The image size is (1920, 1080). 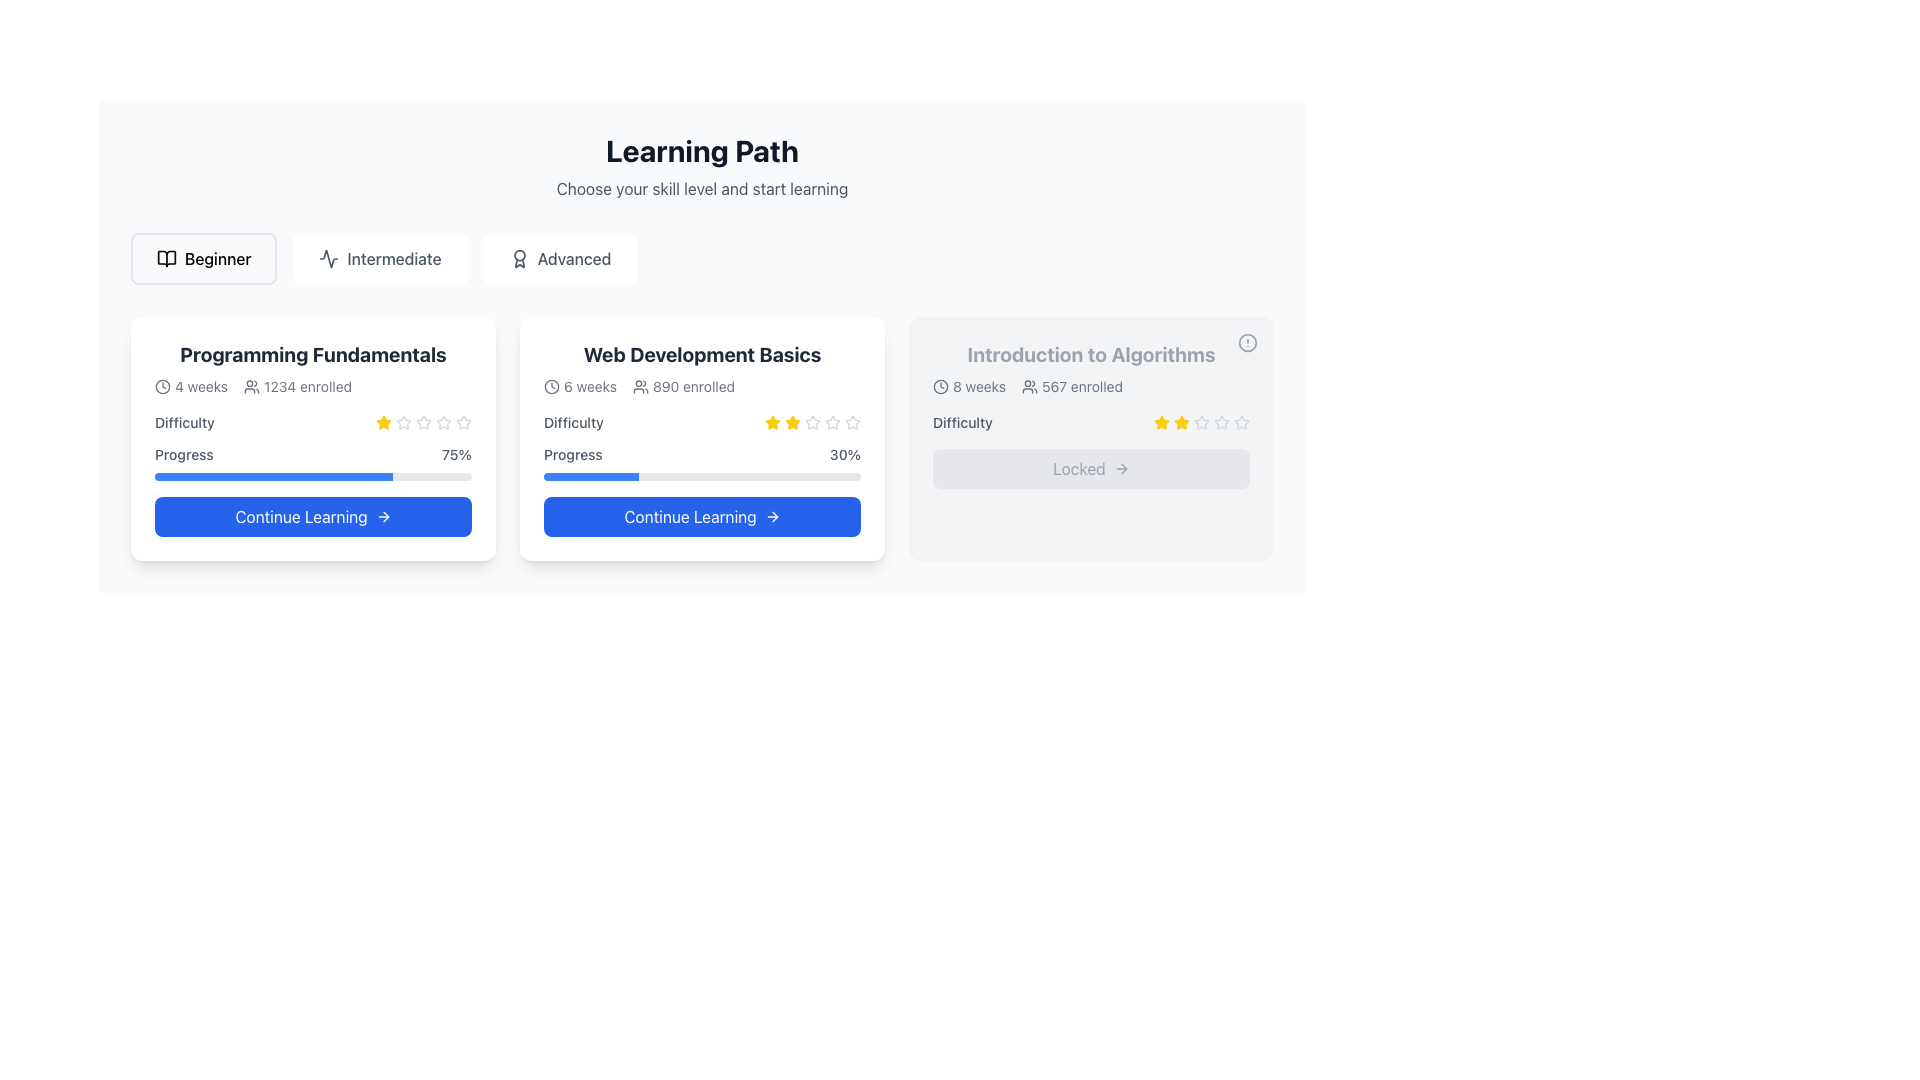 What do you see at coordinates (380, 257) in the screenshot?
I see `the 'Intermediate' button located in the skill level selection section` at bounding box center [380, 257].